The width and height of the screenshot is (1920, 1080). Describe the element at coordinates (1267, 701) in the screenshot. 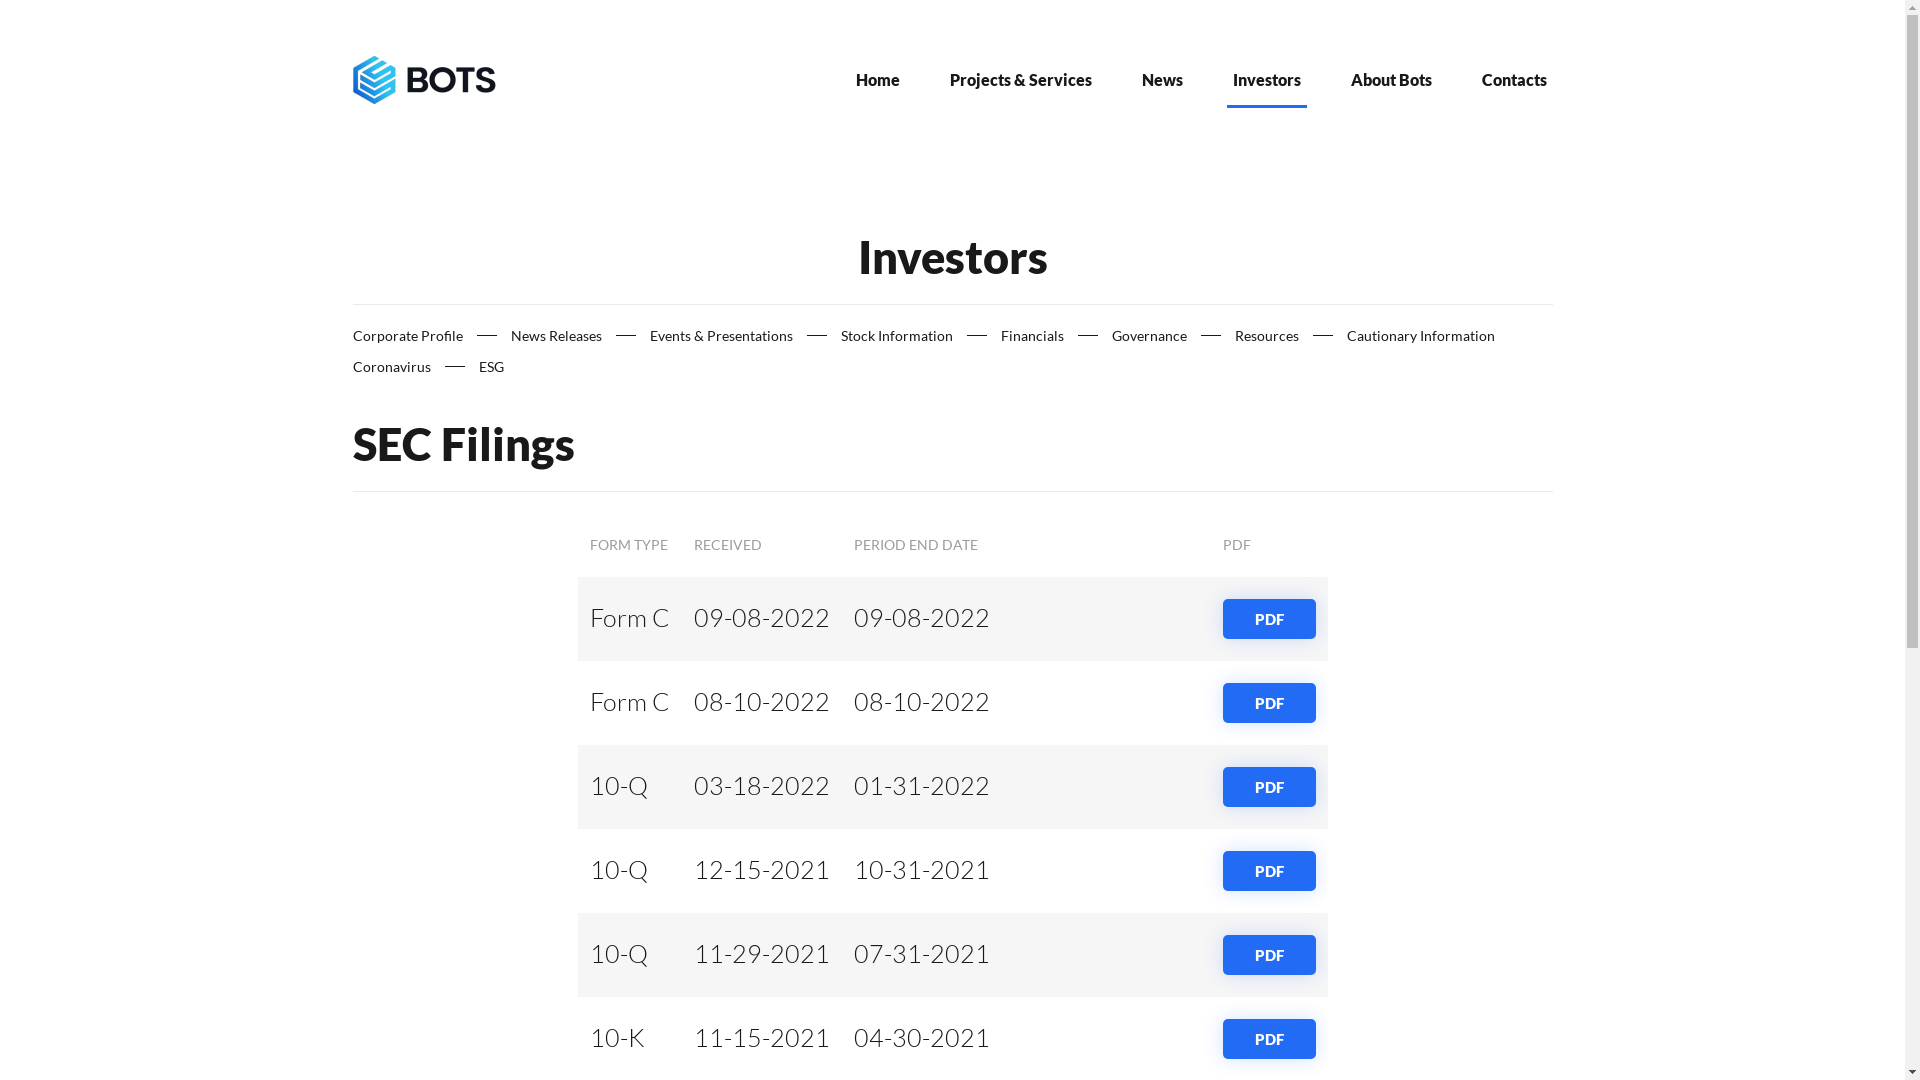

I see `'PDF'` at that location.